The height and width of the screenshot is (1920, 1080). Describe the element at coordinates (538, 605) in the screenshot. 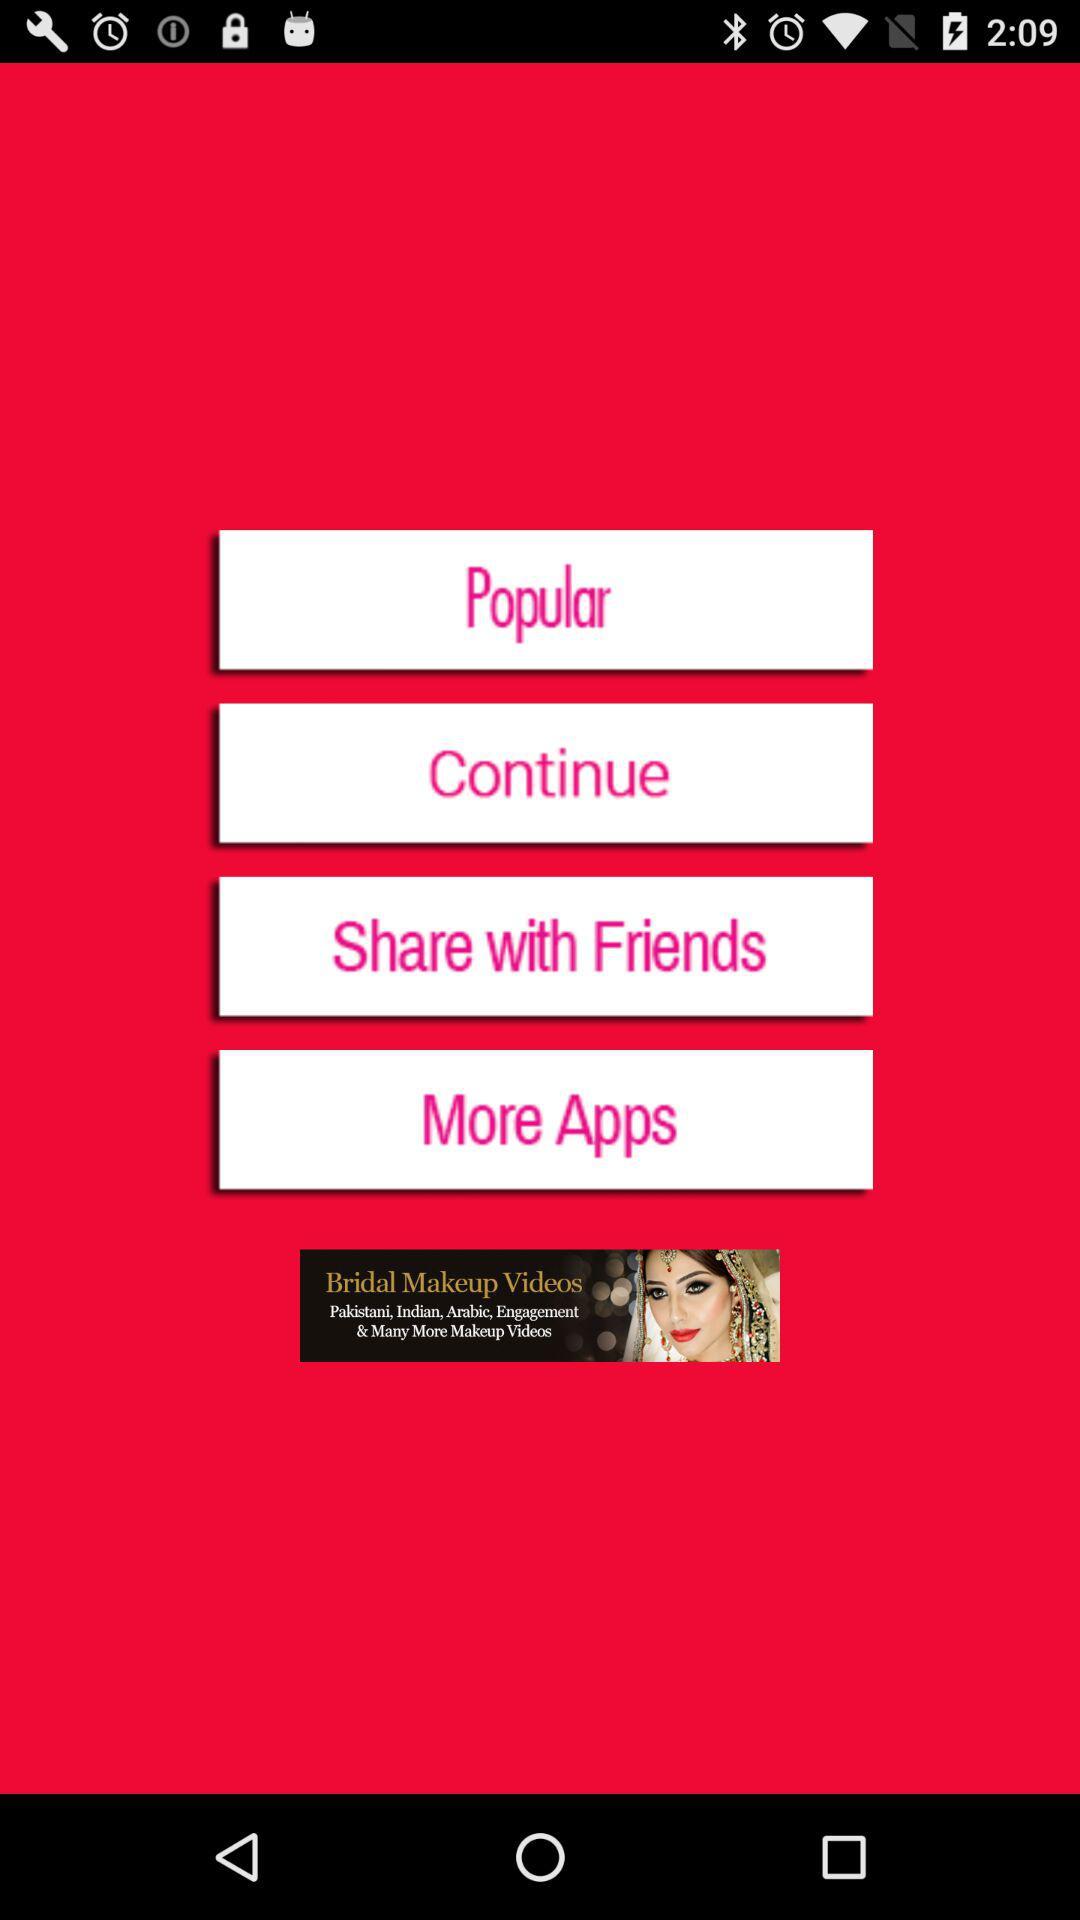

I see `the icon at the top` at that location.